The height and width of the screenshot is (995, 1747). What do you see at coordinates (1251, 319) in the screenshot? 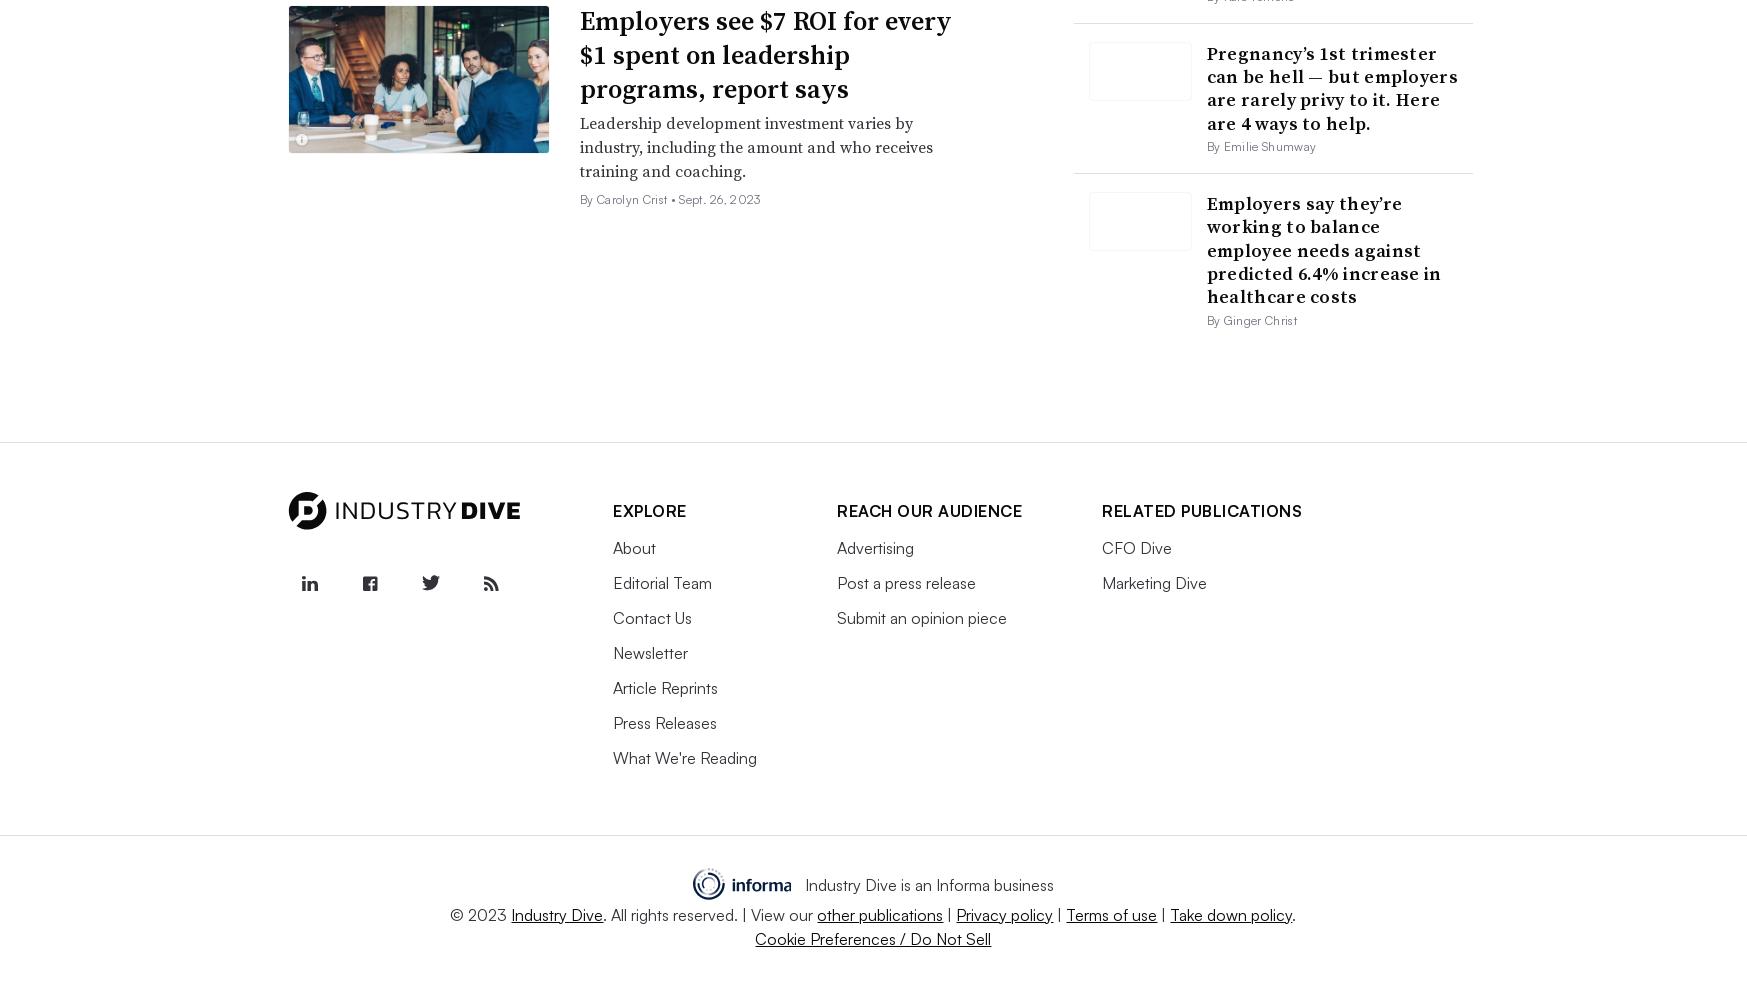
I see `'By Ginger Christ'` at bounding box center [1251, 319].